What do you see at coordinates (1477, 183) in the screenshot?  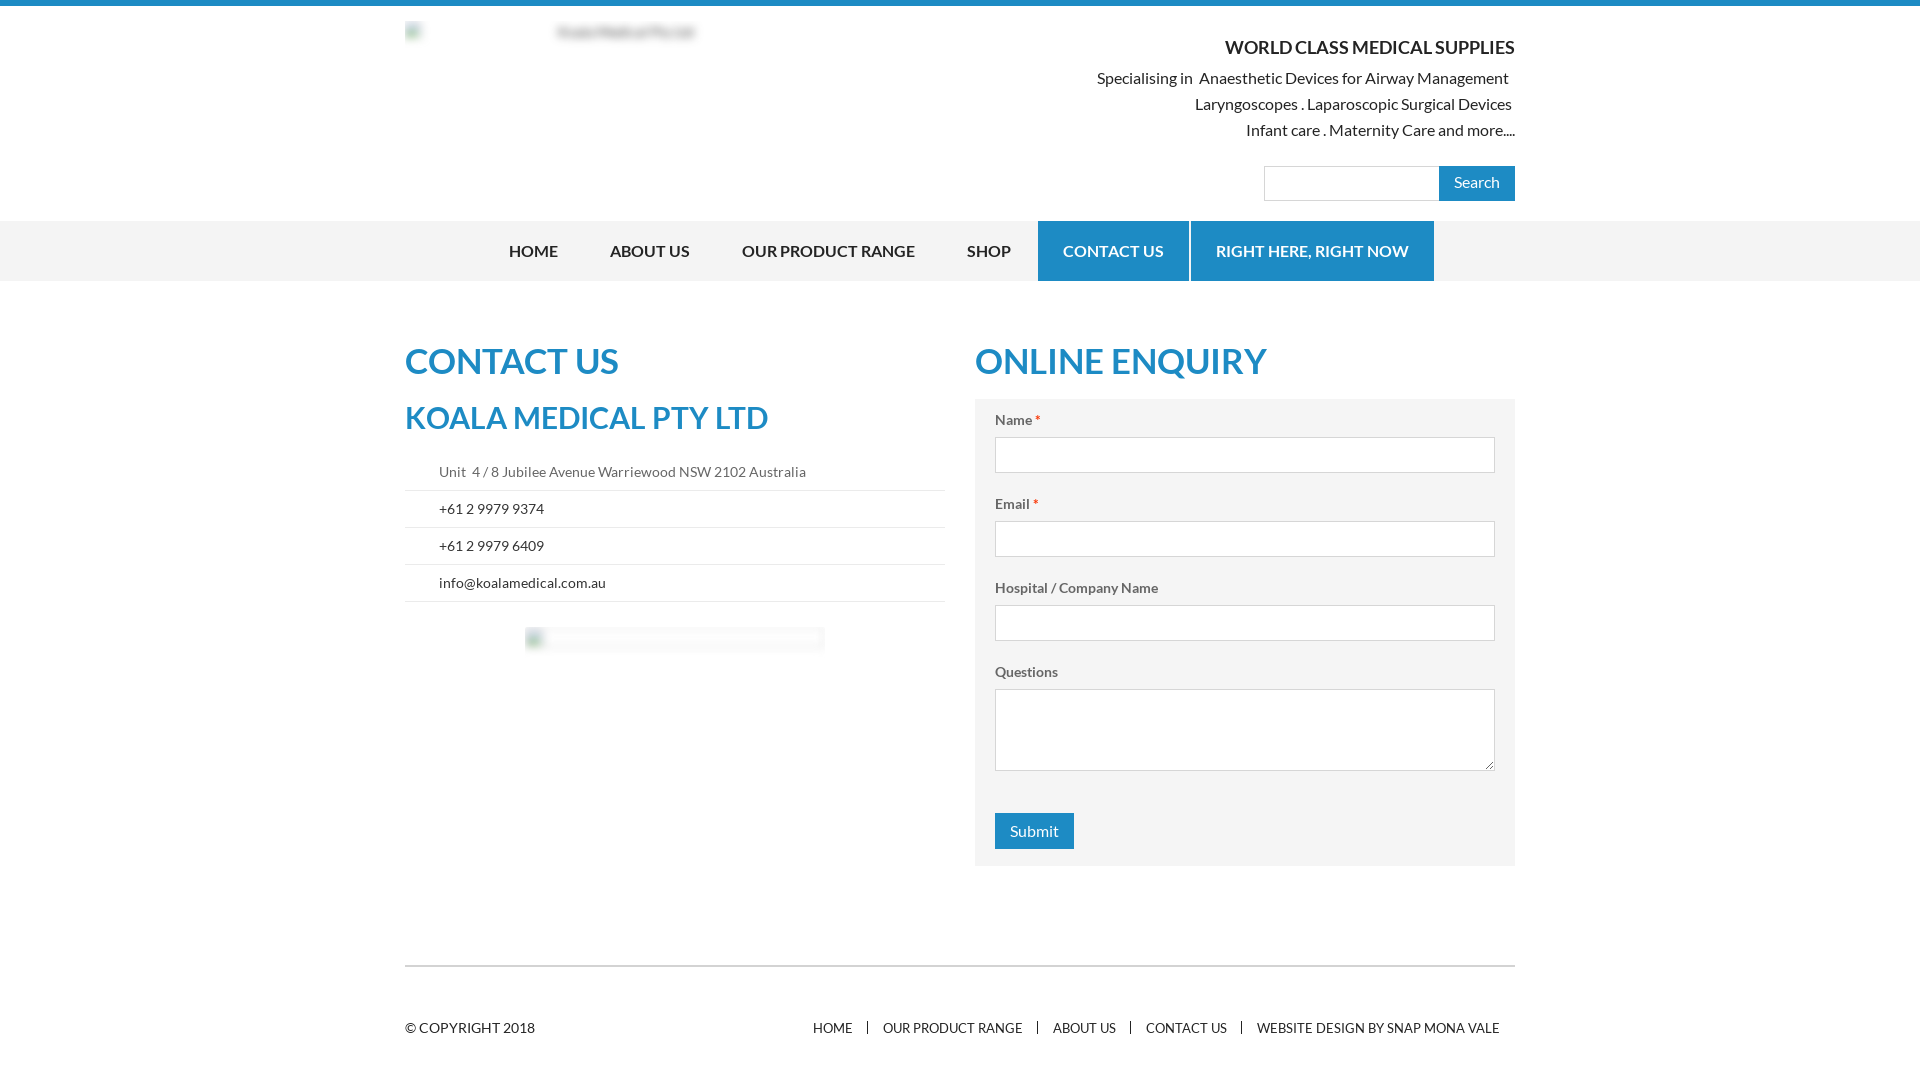 I see `'Search'` at bounding box center [1477, 183].